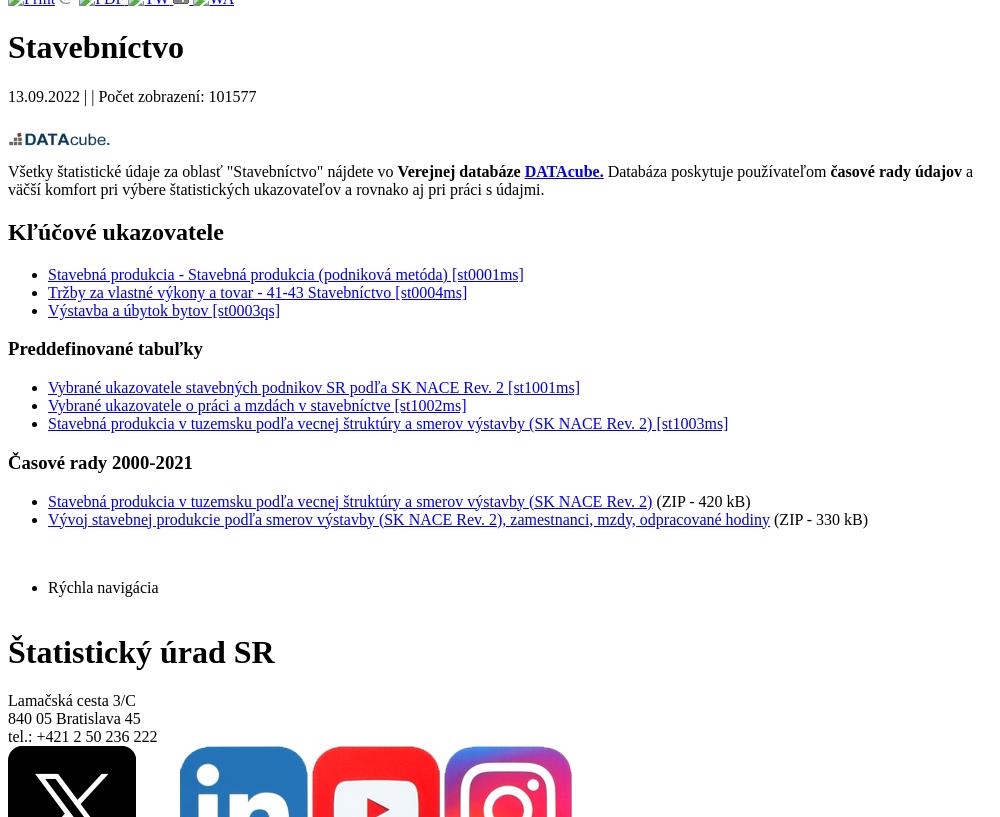 The height and width of the screenshot is (817, 1000). What do you see at coordinates (349, 499) in the screenshot?
I see `'Stavebná produkcia v tuzemsku podľa vecnej štruktúry a smerov výstavby (SK NACE Rev. 2)'` at bounding box center [349, 499].